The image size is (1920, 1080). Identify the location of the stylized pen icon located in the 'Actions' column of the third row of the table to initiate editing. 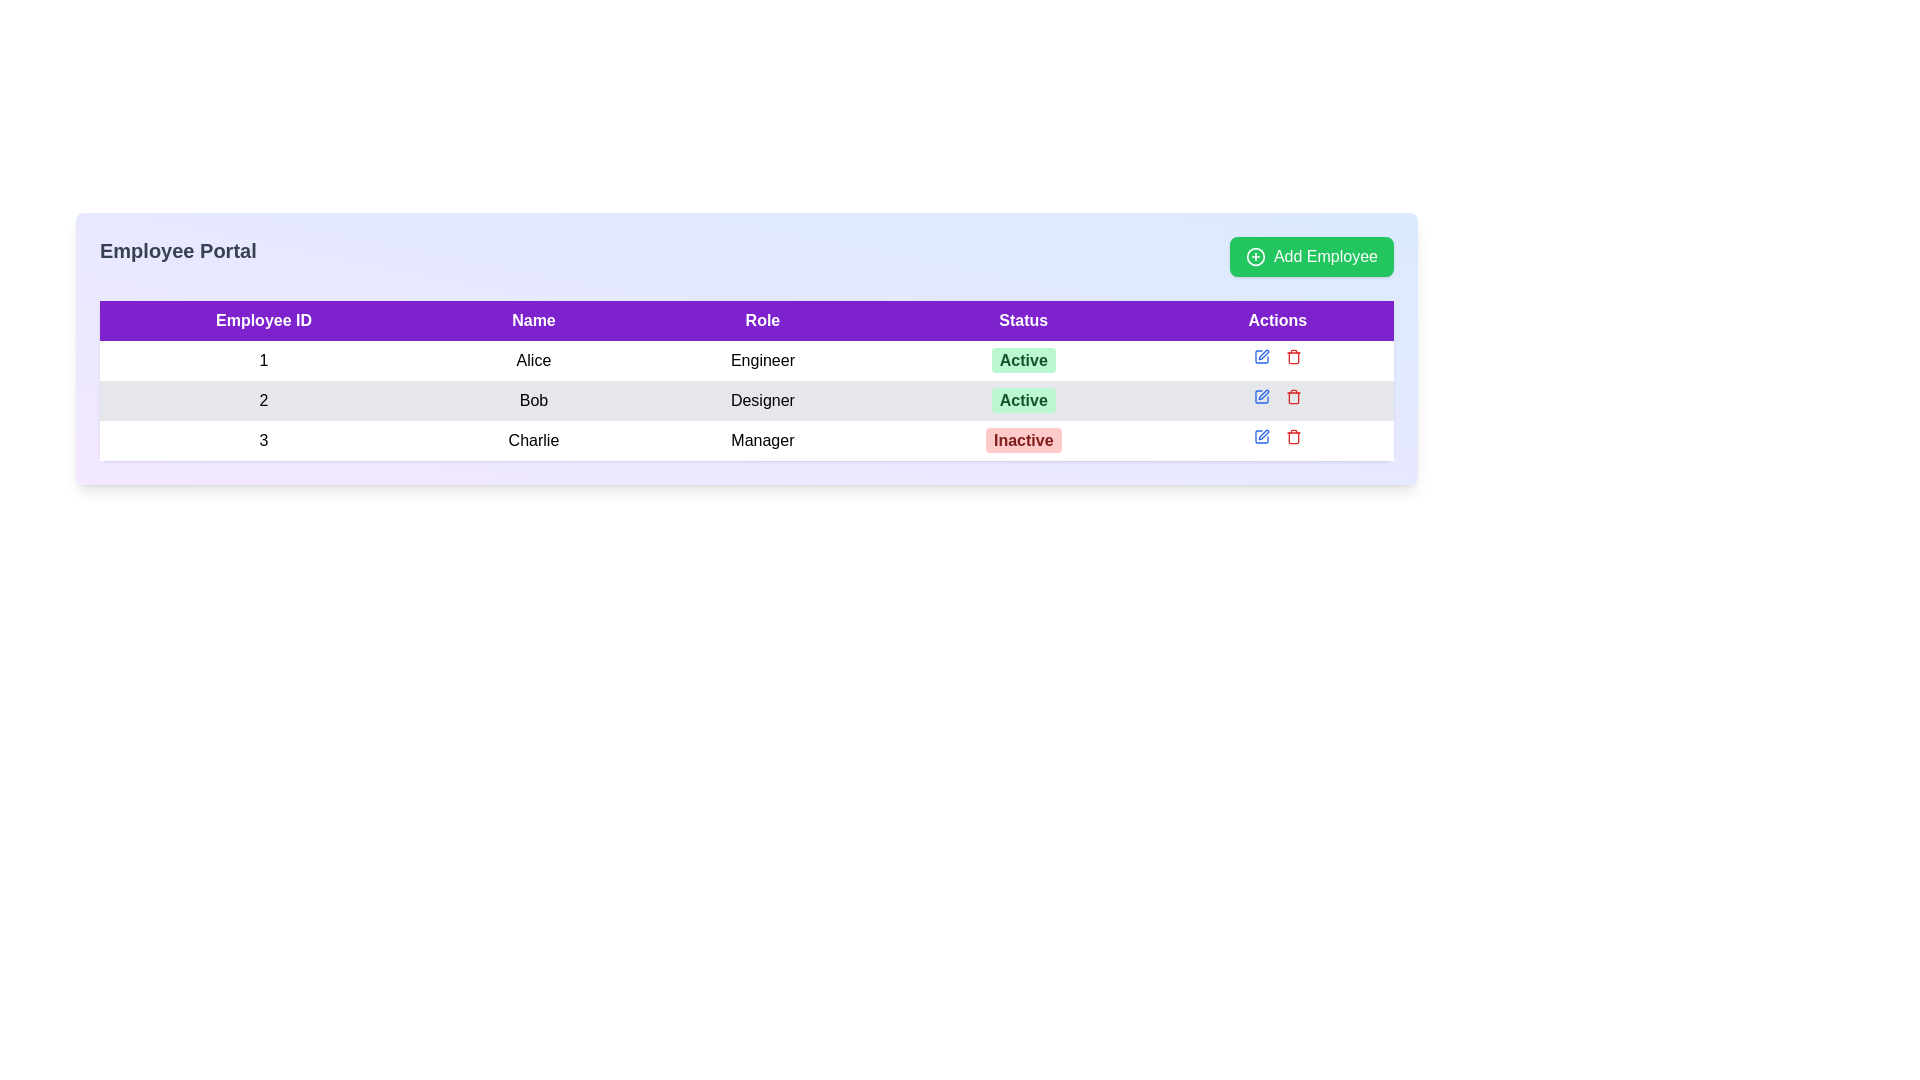
(1262, 394).